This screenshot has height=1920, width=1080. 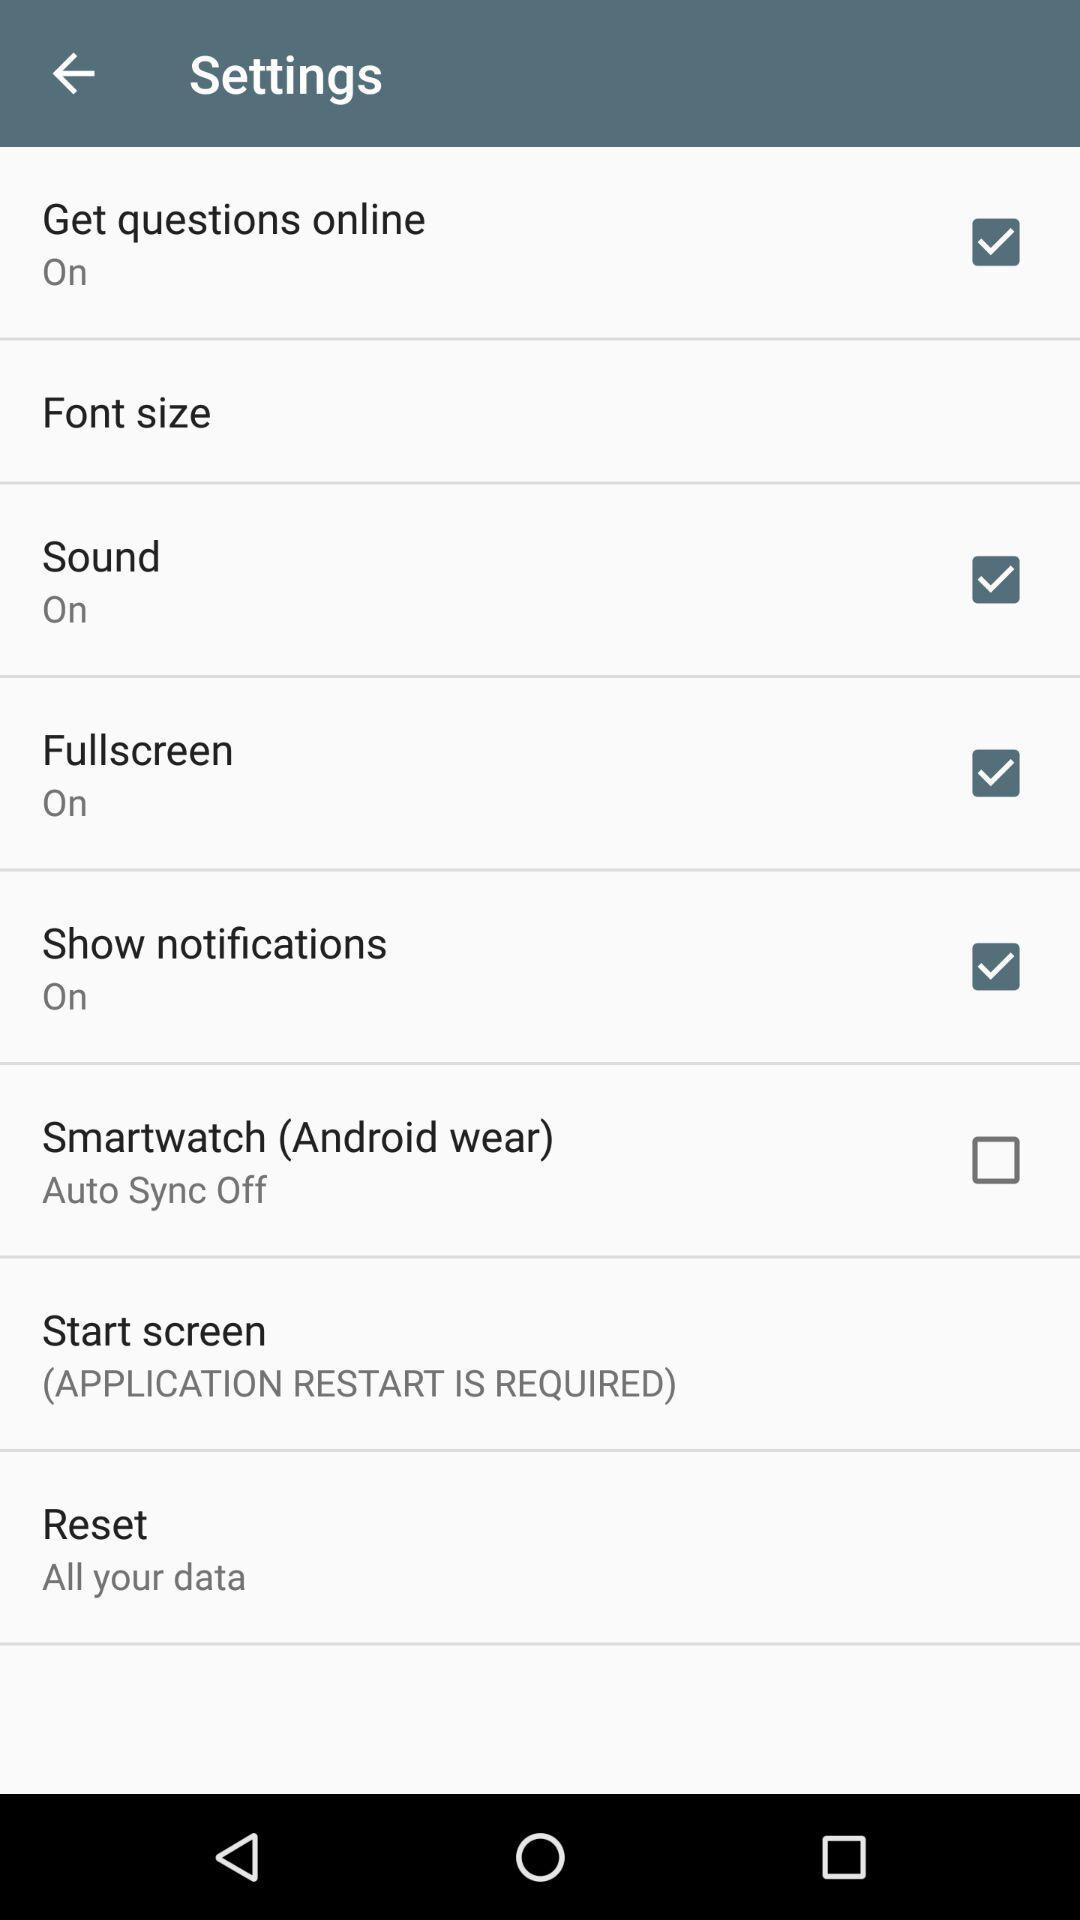 I want to click on the fullscreen, so click(x=137, y=747).